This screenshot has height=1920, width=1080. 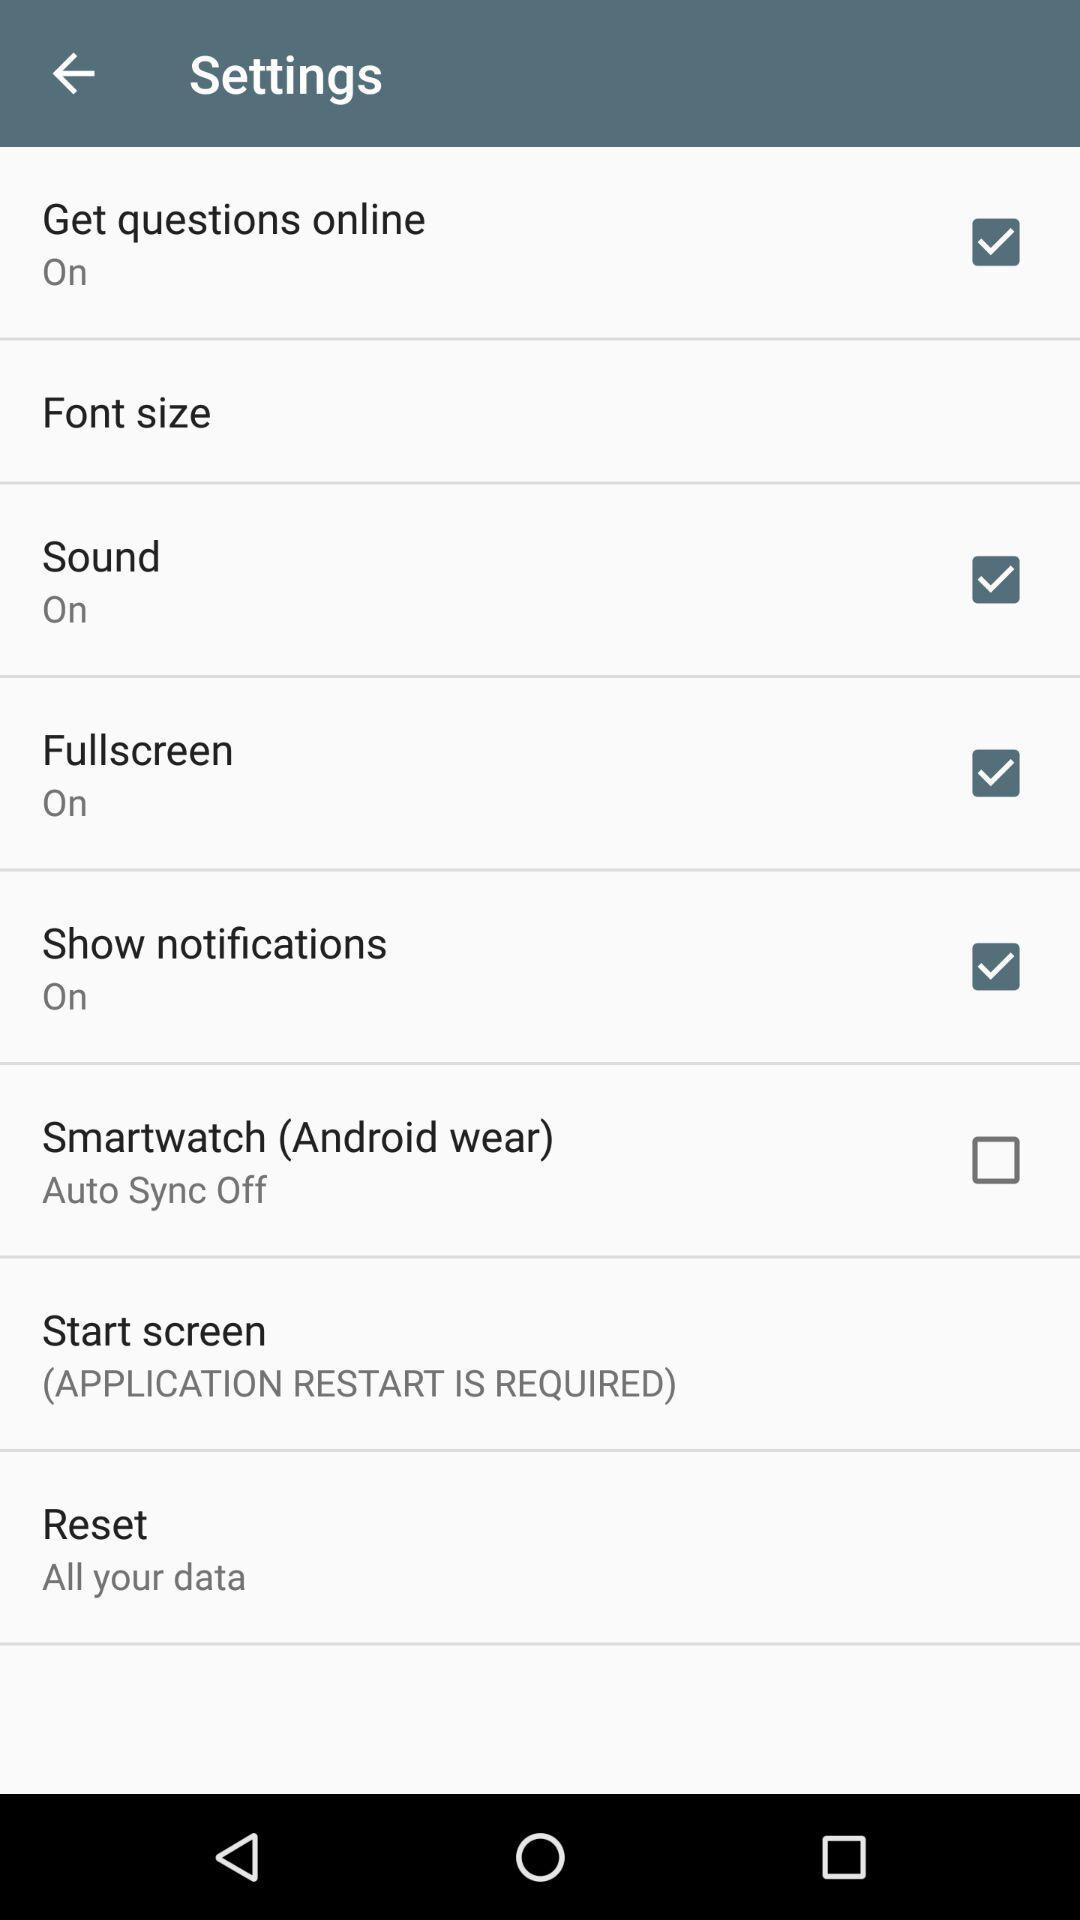 I want to click on the fullscreen, so click(x=137, y=747).